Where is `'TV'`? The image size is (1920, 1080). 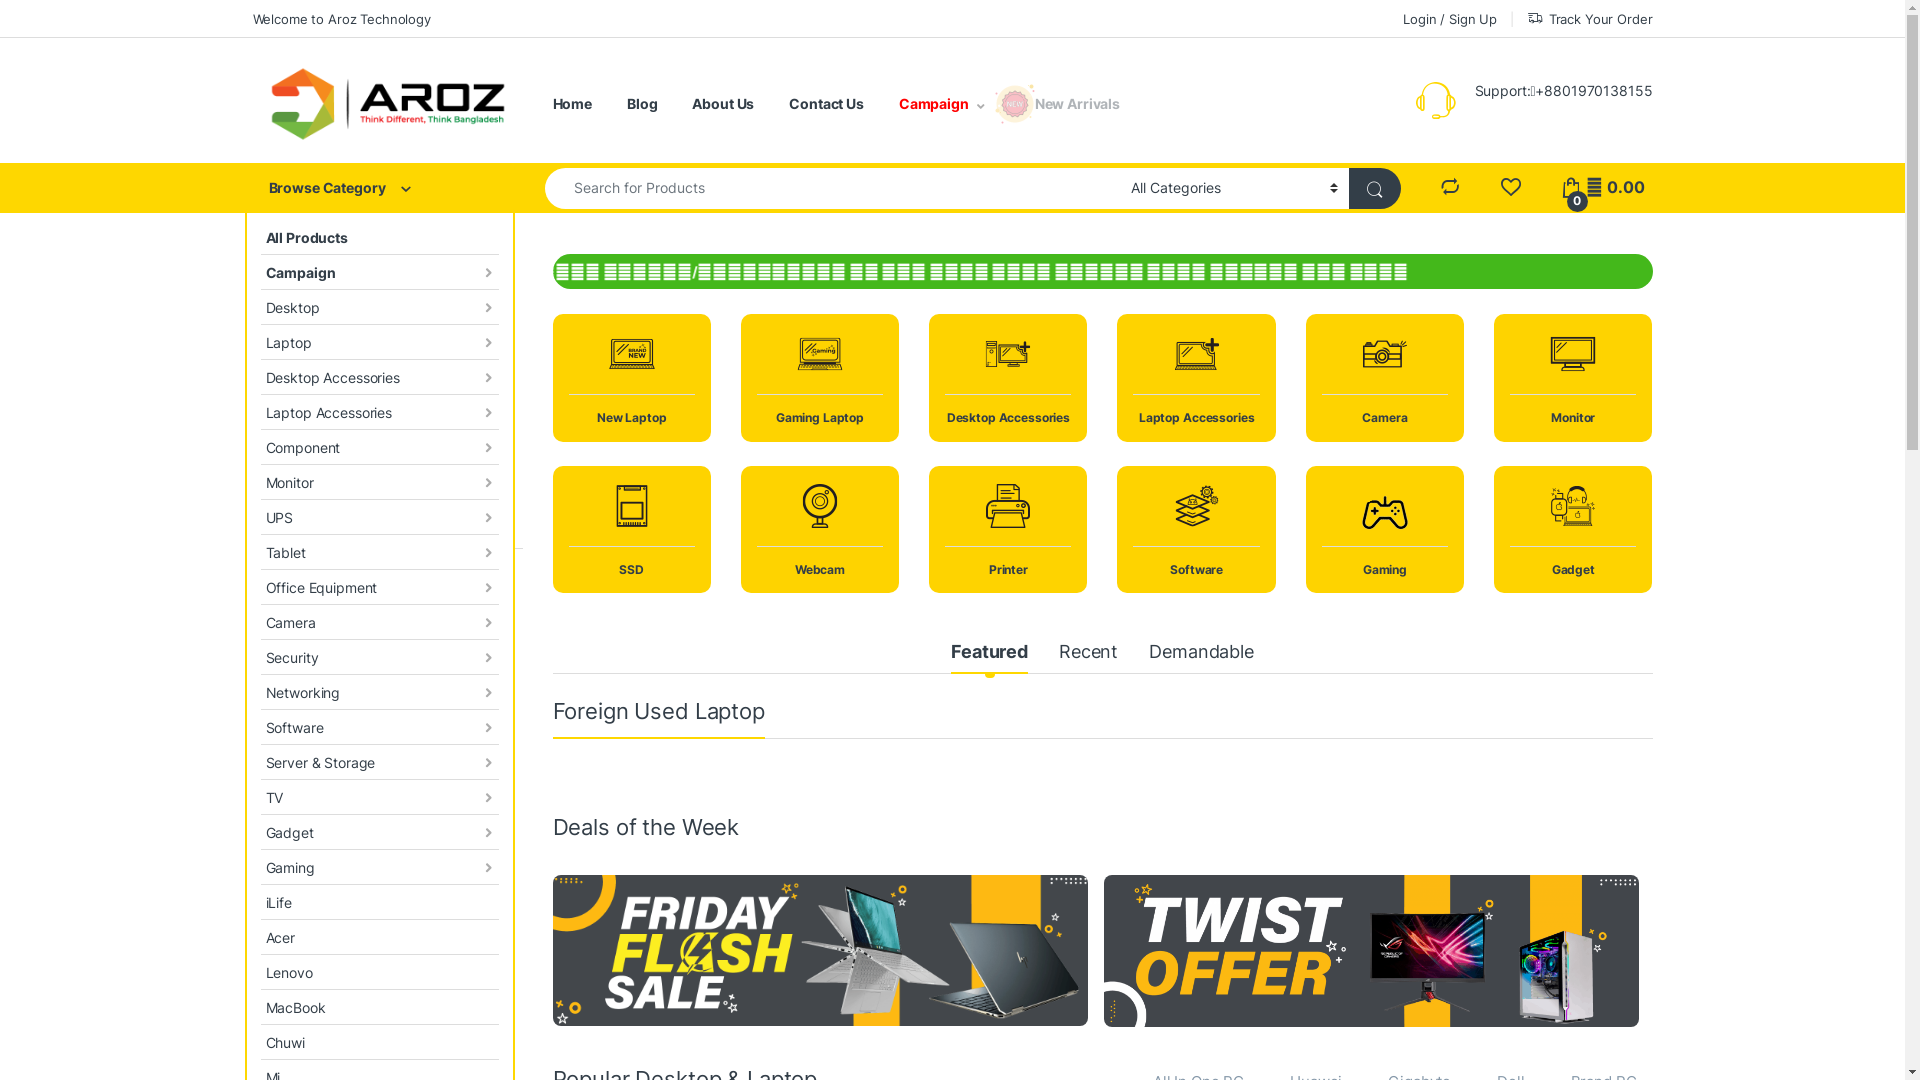
'TV' is located at coordinates (379, 796).